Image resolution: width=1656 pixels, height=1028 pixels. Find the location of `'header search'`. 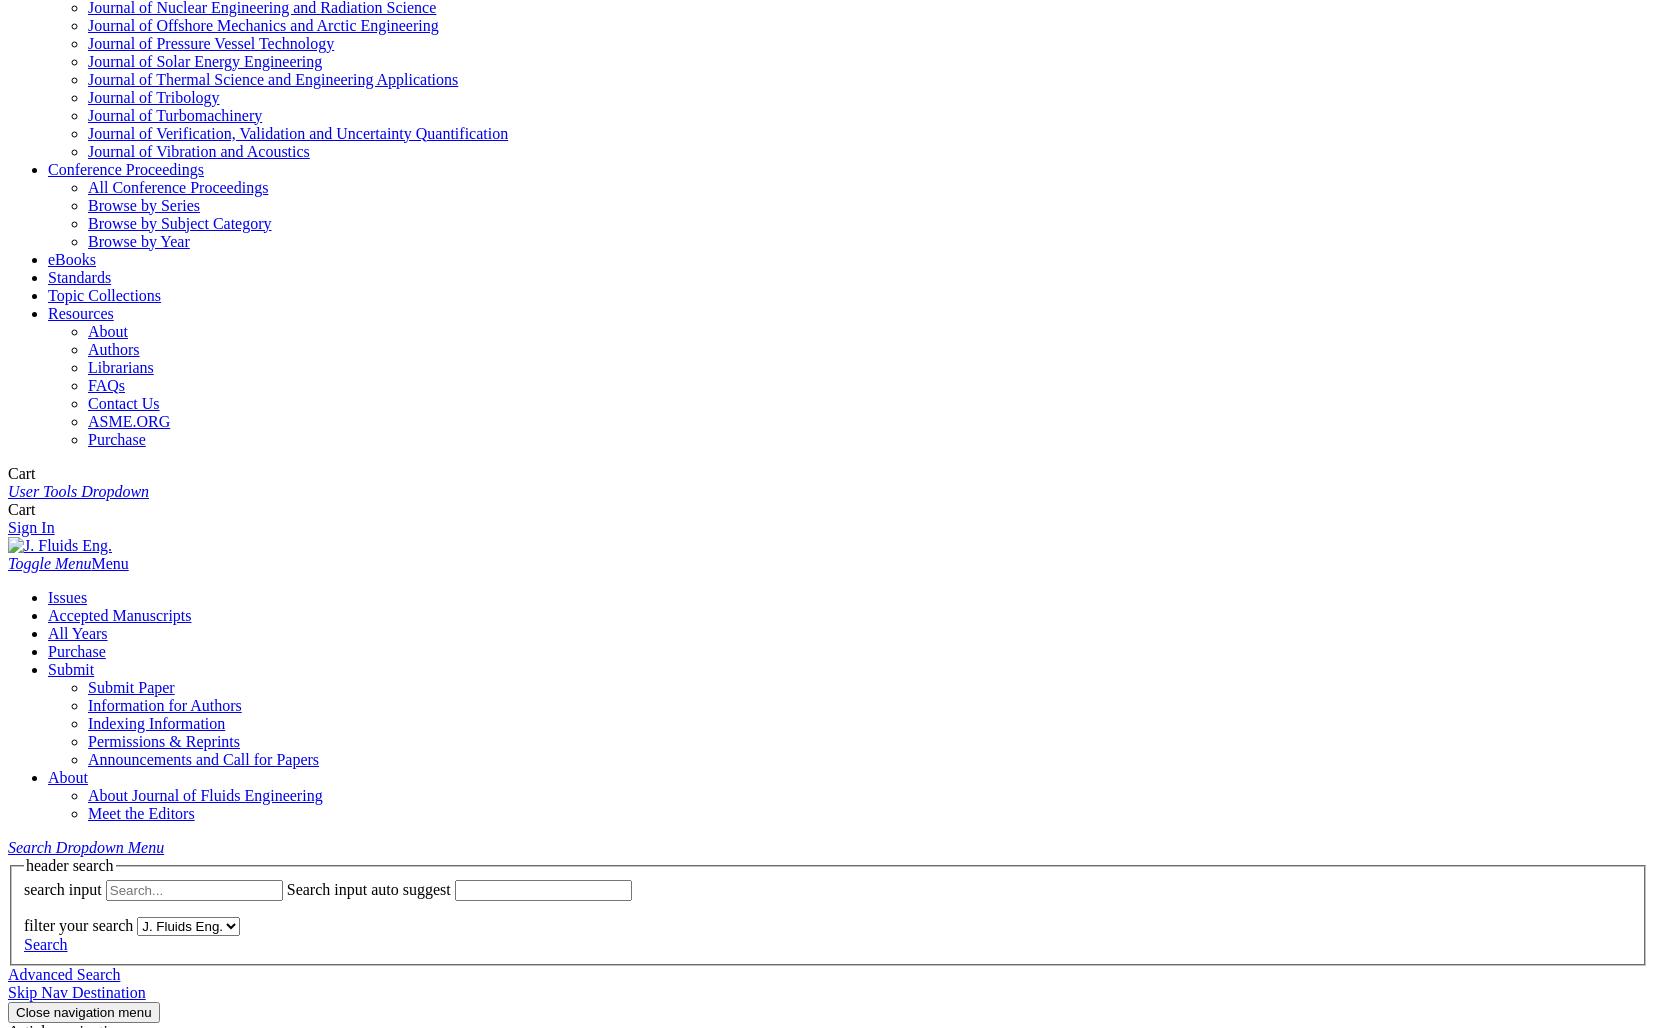

'header search' is located at coordinates (68, 863).